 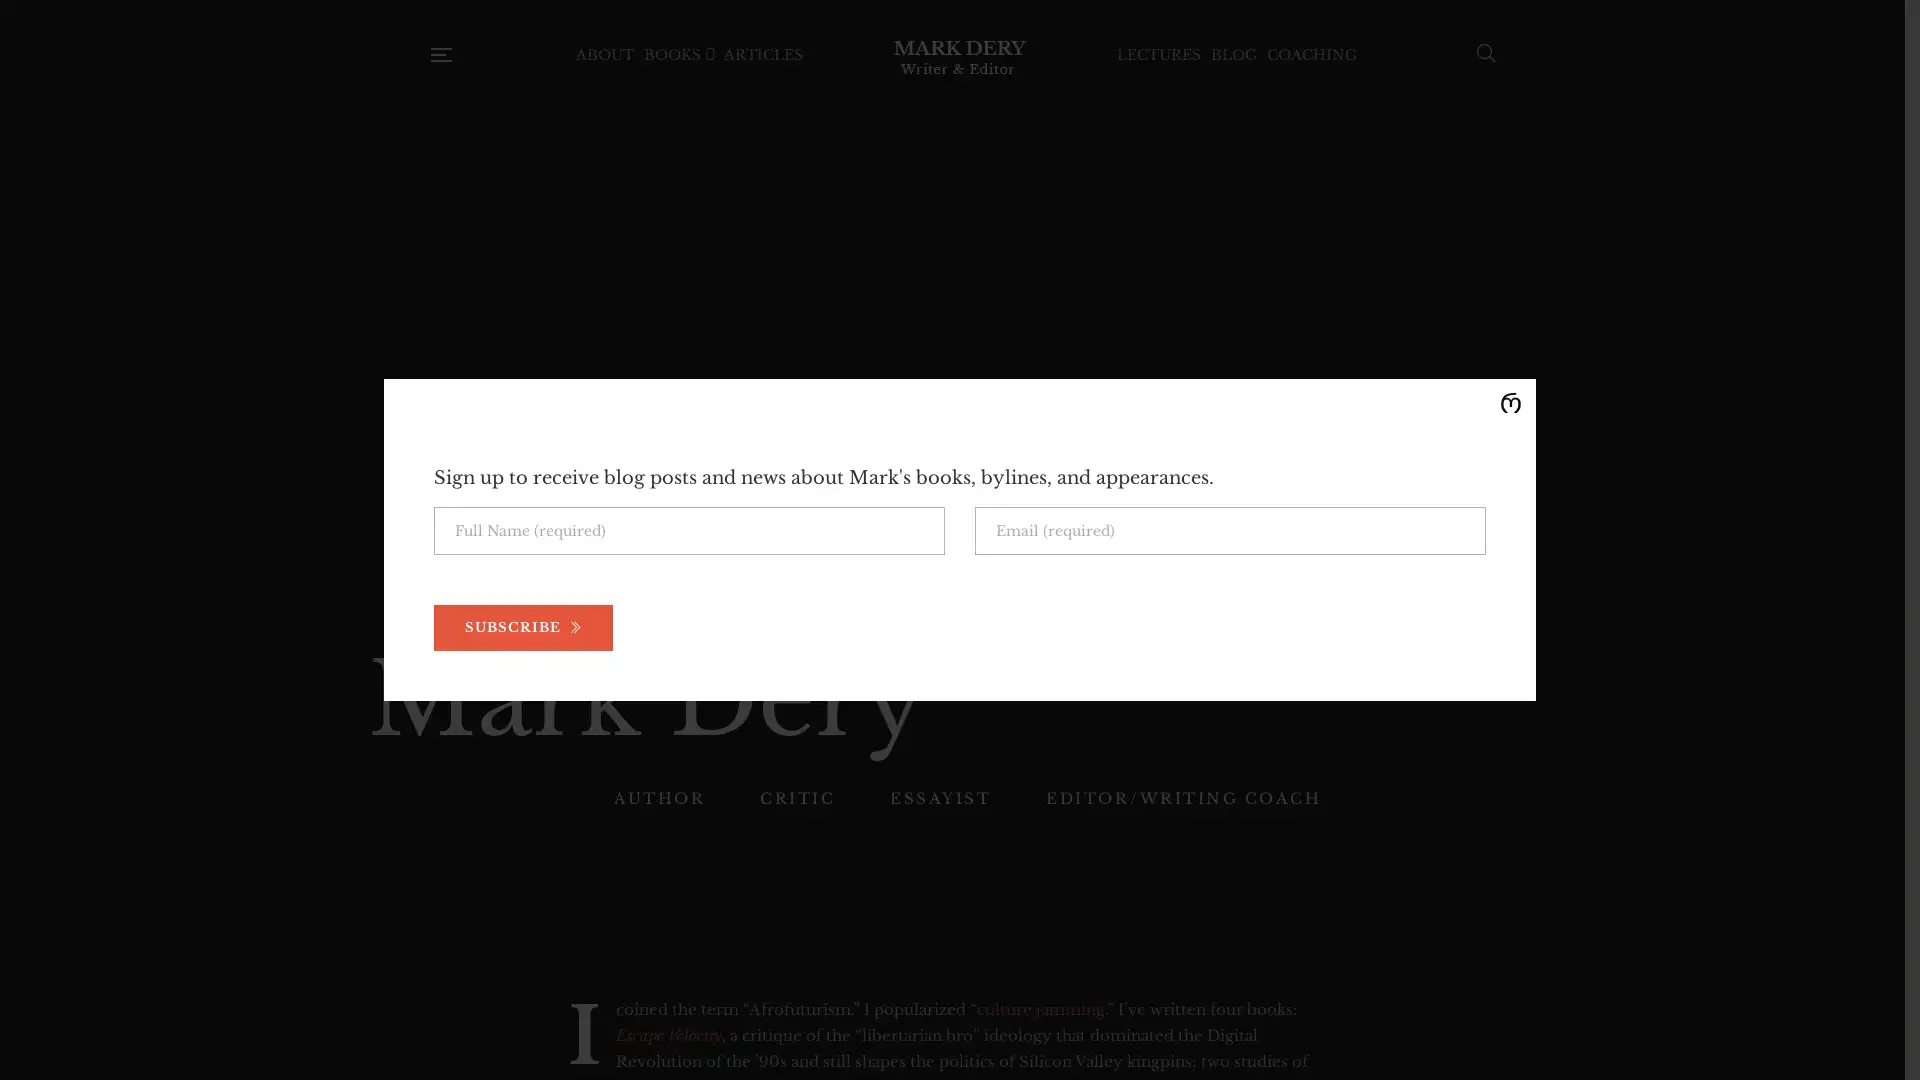 What do you see at coordinates (1510, 404) in the screenshot?
I see `Close` at bounding box center [1510, 404].